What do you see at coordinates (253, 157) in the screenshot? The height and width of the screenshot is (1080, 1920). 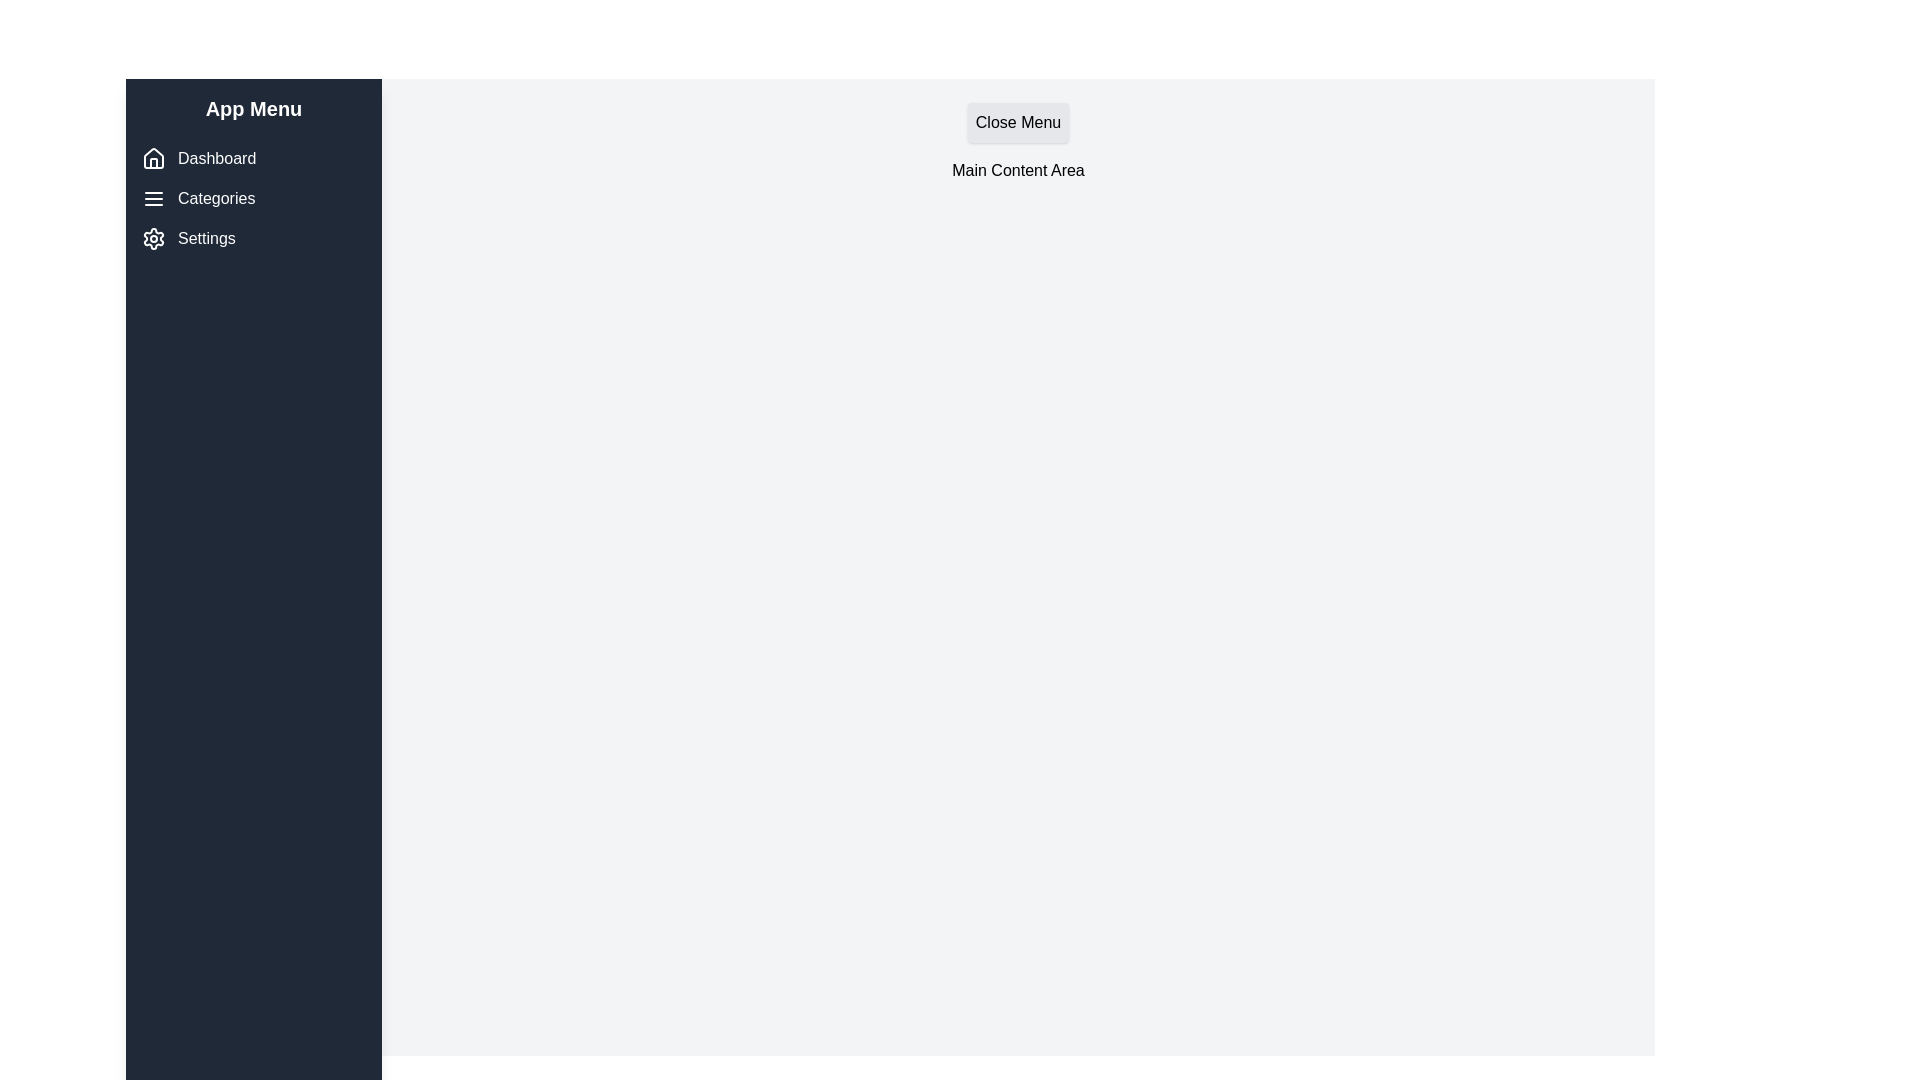 I see `the 'Dashboard' menu item to navigate to the dashboard` at bounding box center [253, 157].